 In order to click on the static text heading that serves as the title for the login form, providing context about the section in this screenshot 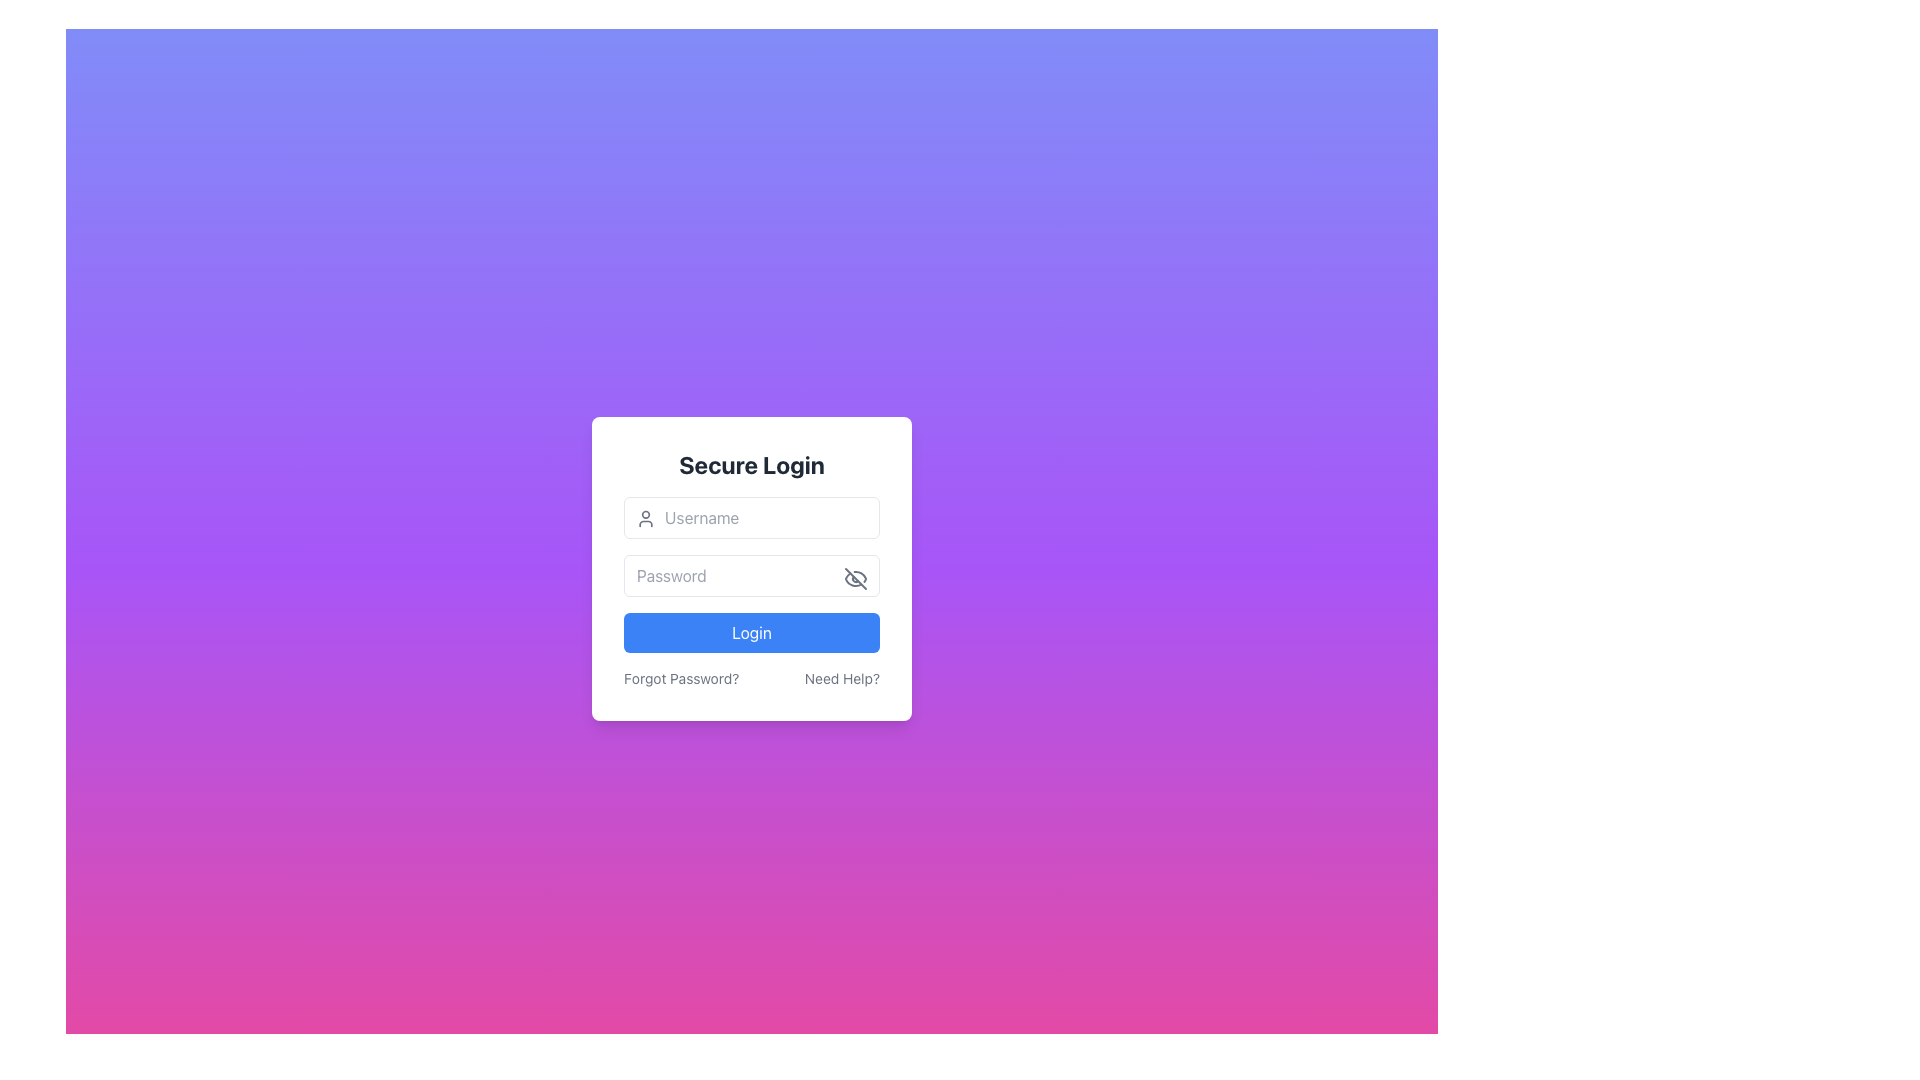, I will do `click(751, 465)`.